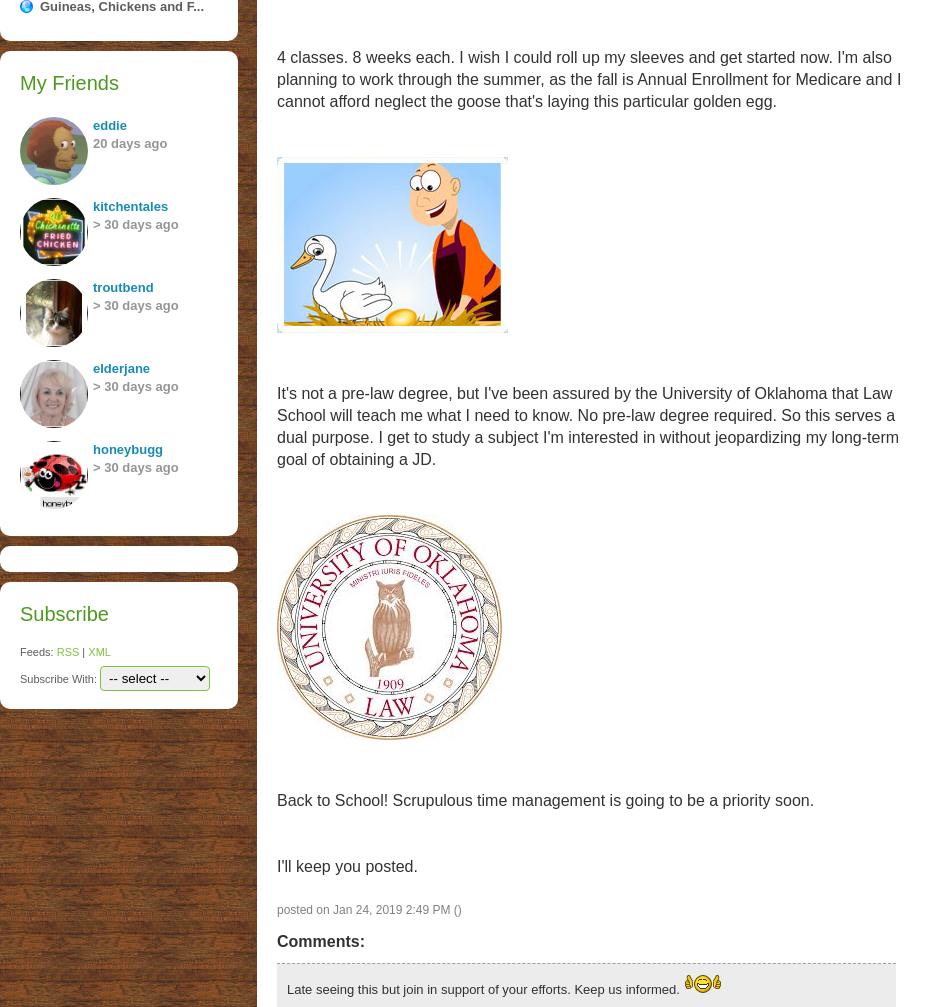 This screenshot has width=928, height=1007. What do you see at coordinates (77, 651) in the screenshot?
I see `'|'` at bounding box center [77, 651].